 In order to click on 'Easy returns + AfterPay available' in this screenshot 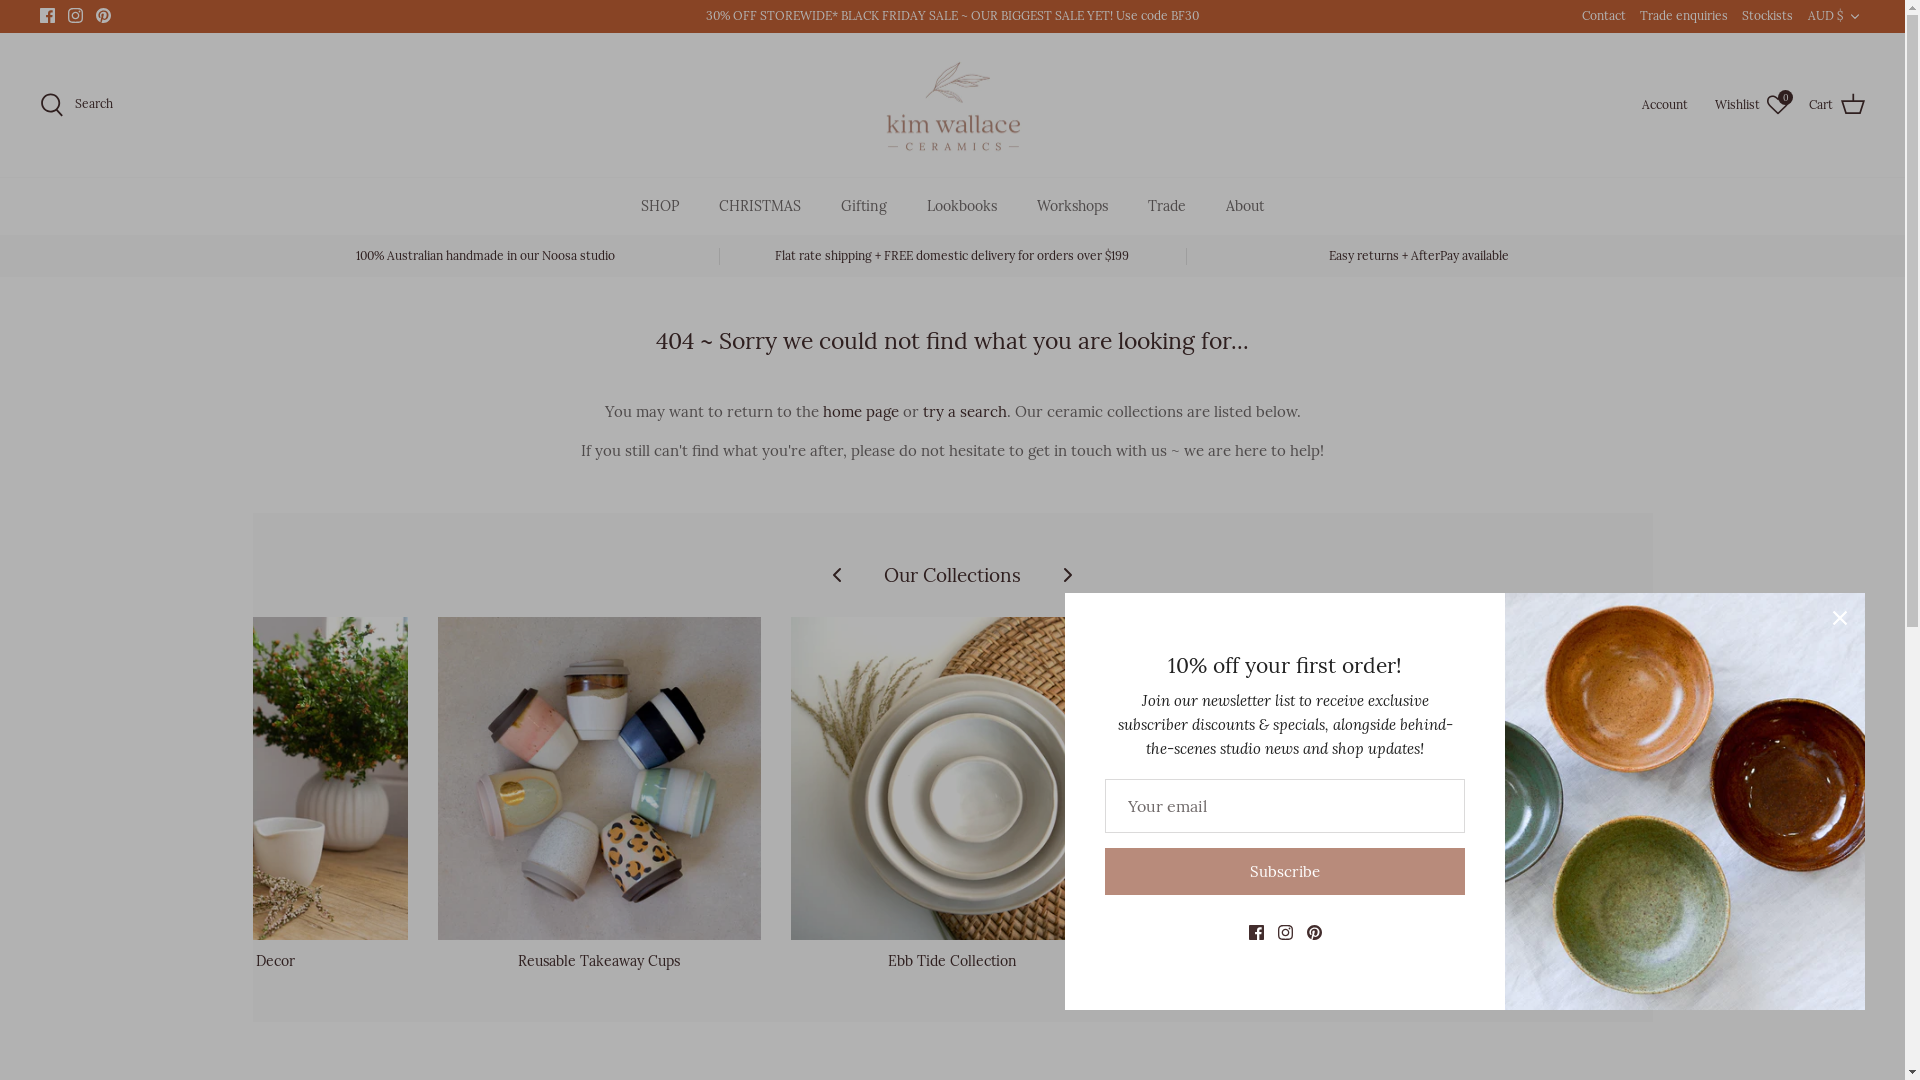, I will do `click(1418, 255)`.